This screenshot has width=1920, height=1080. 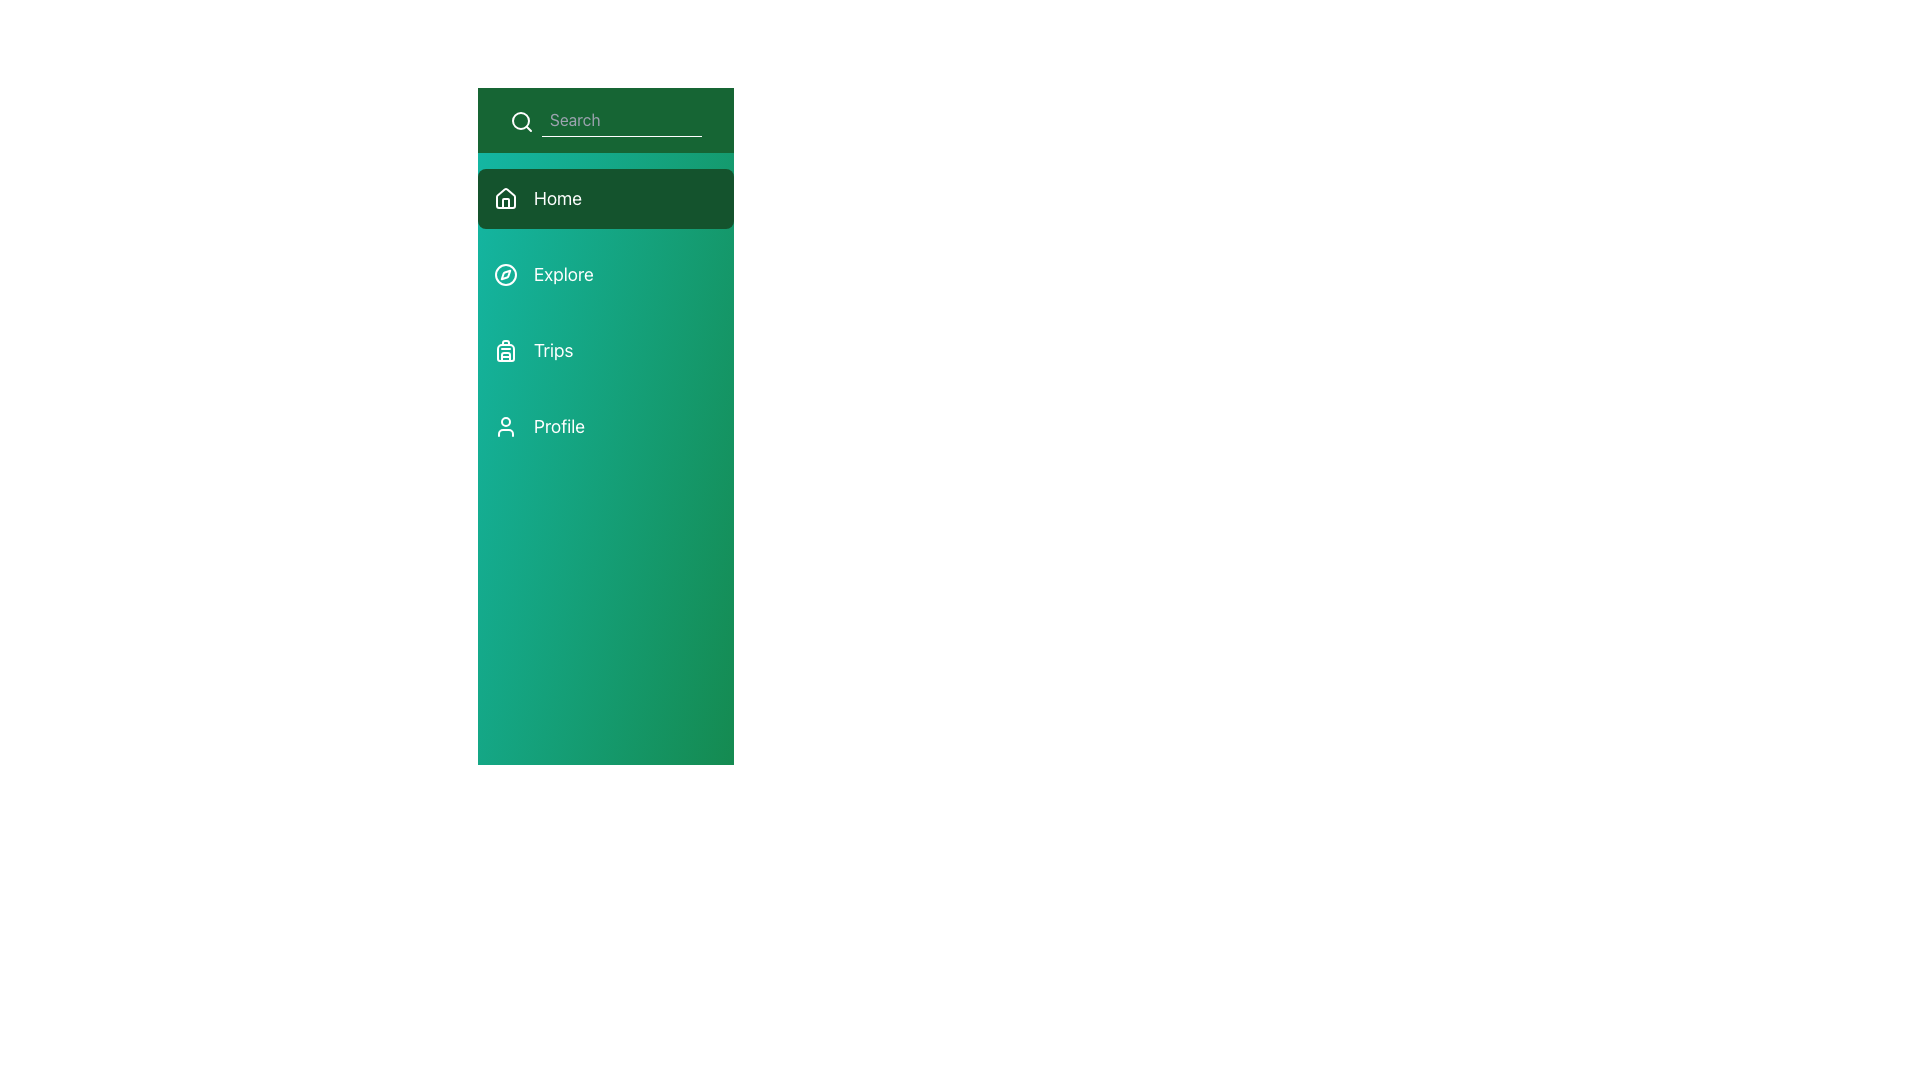 What do you see at coordinates (562, 274) in the screenshot?
I see `the 'Explore' TextLabel in the navigation menu` at bounding box center [562, 274].